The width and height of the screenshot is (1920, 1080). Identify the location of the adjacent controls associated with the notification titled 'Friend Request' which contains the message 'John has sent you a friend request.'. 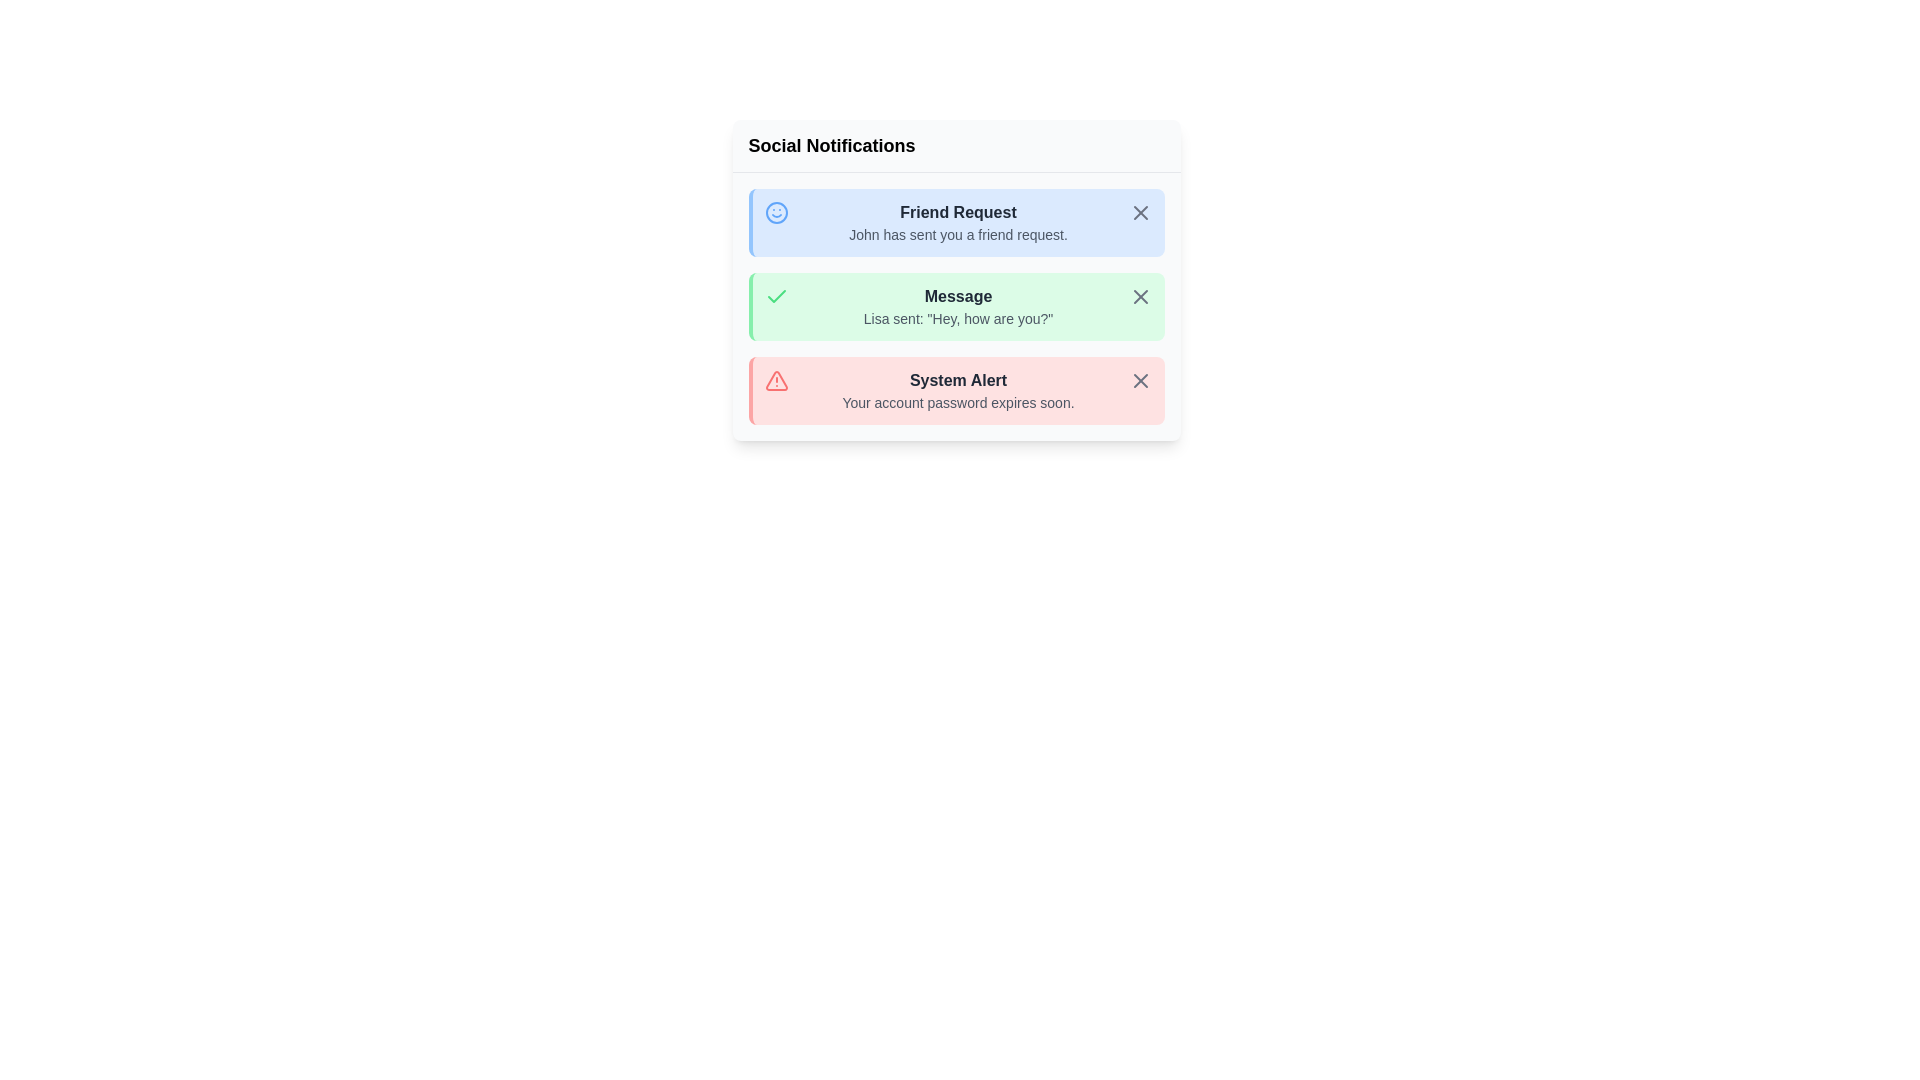
(957, 223).